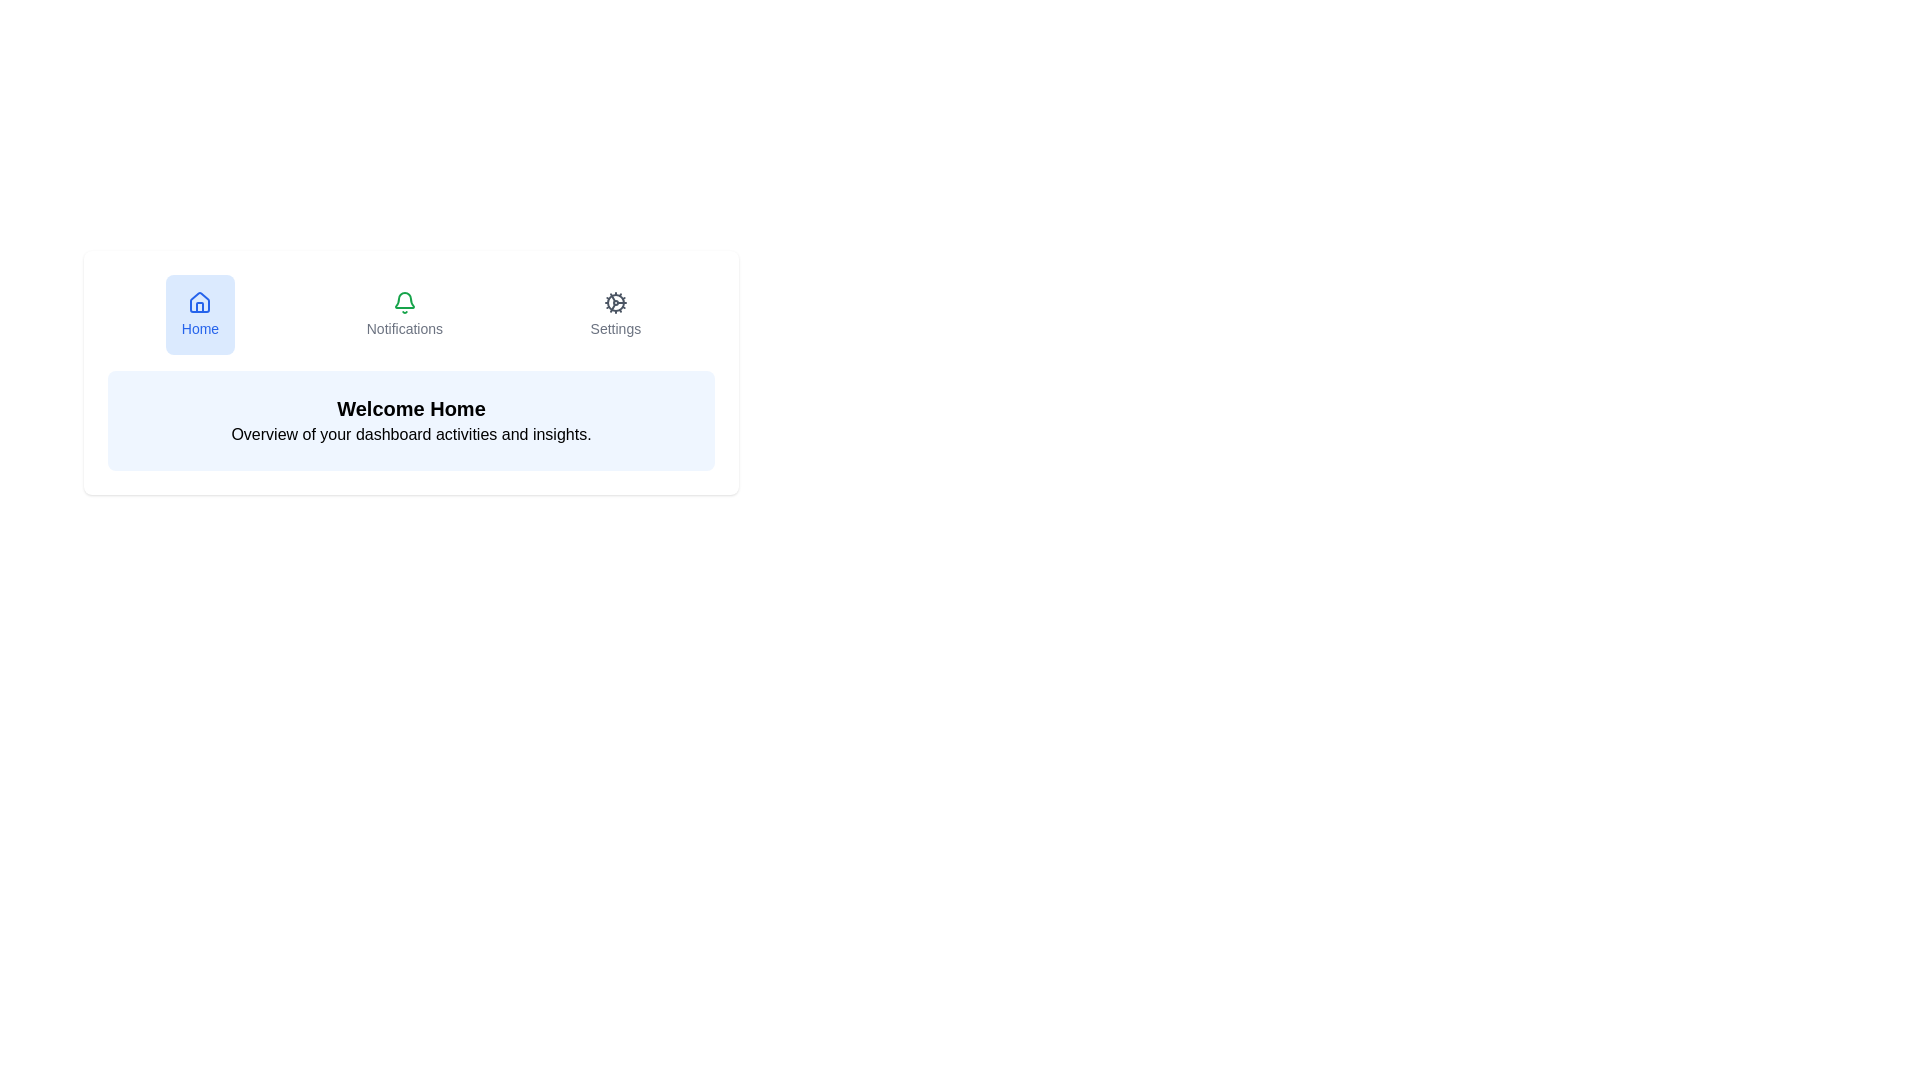 This screenshot has width=1920, height=1080. What do you see at coordinates (200, 315) in the screenshot?
I see `the Home tab by clicking on its corresponding button` at bounding box center [200, 315].